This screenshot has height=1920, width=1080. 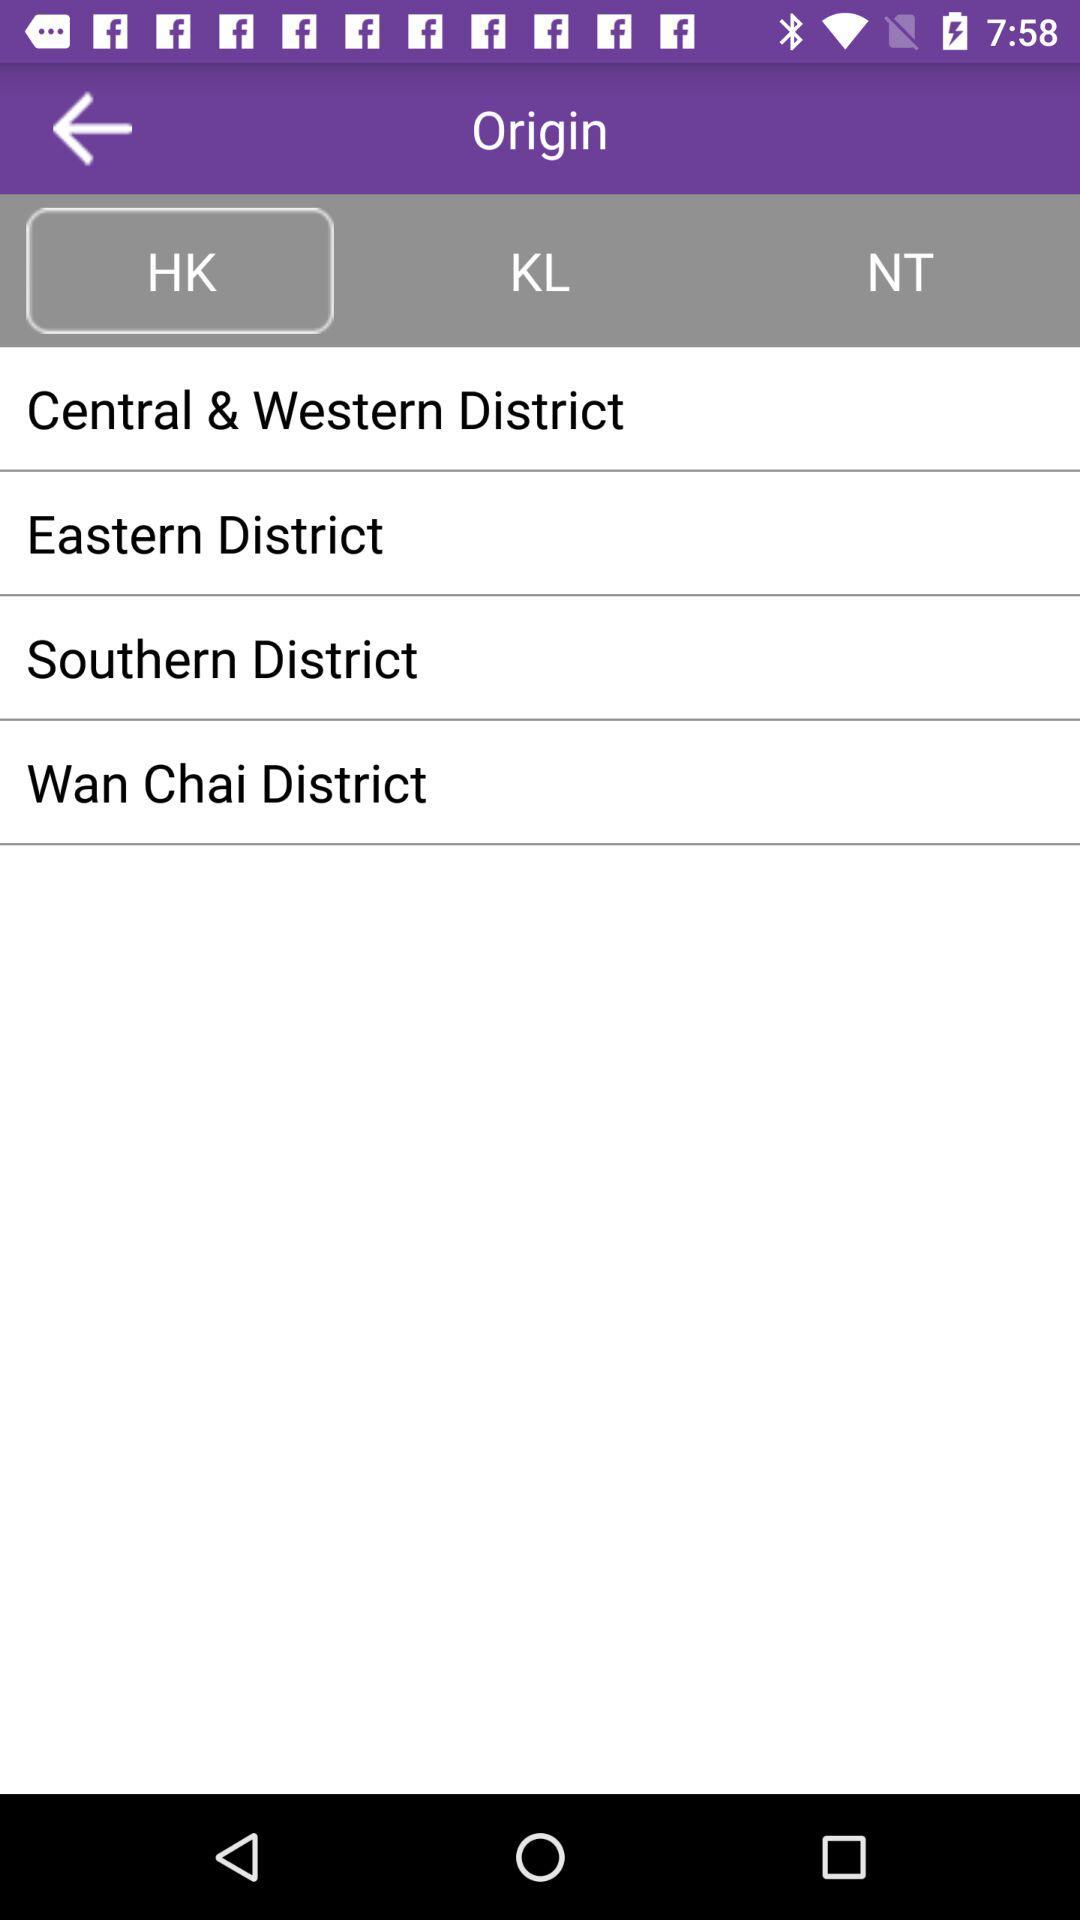 What do you see at coordinates (540, 657) in the screenshot?
I see `the item below the eastern district icon` at bounding box center [540, 657].